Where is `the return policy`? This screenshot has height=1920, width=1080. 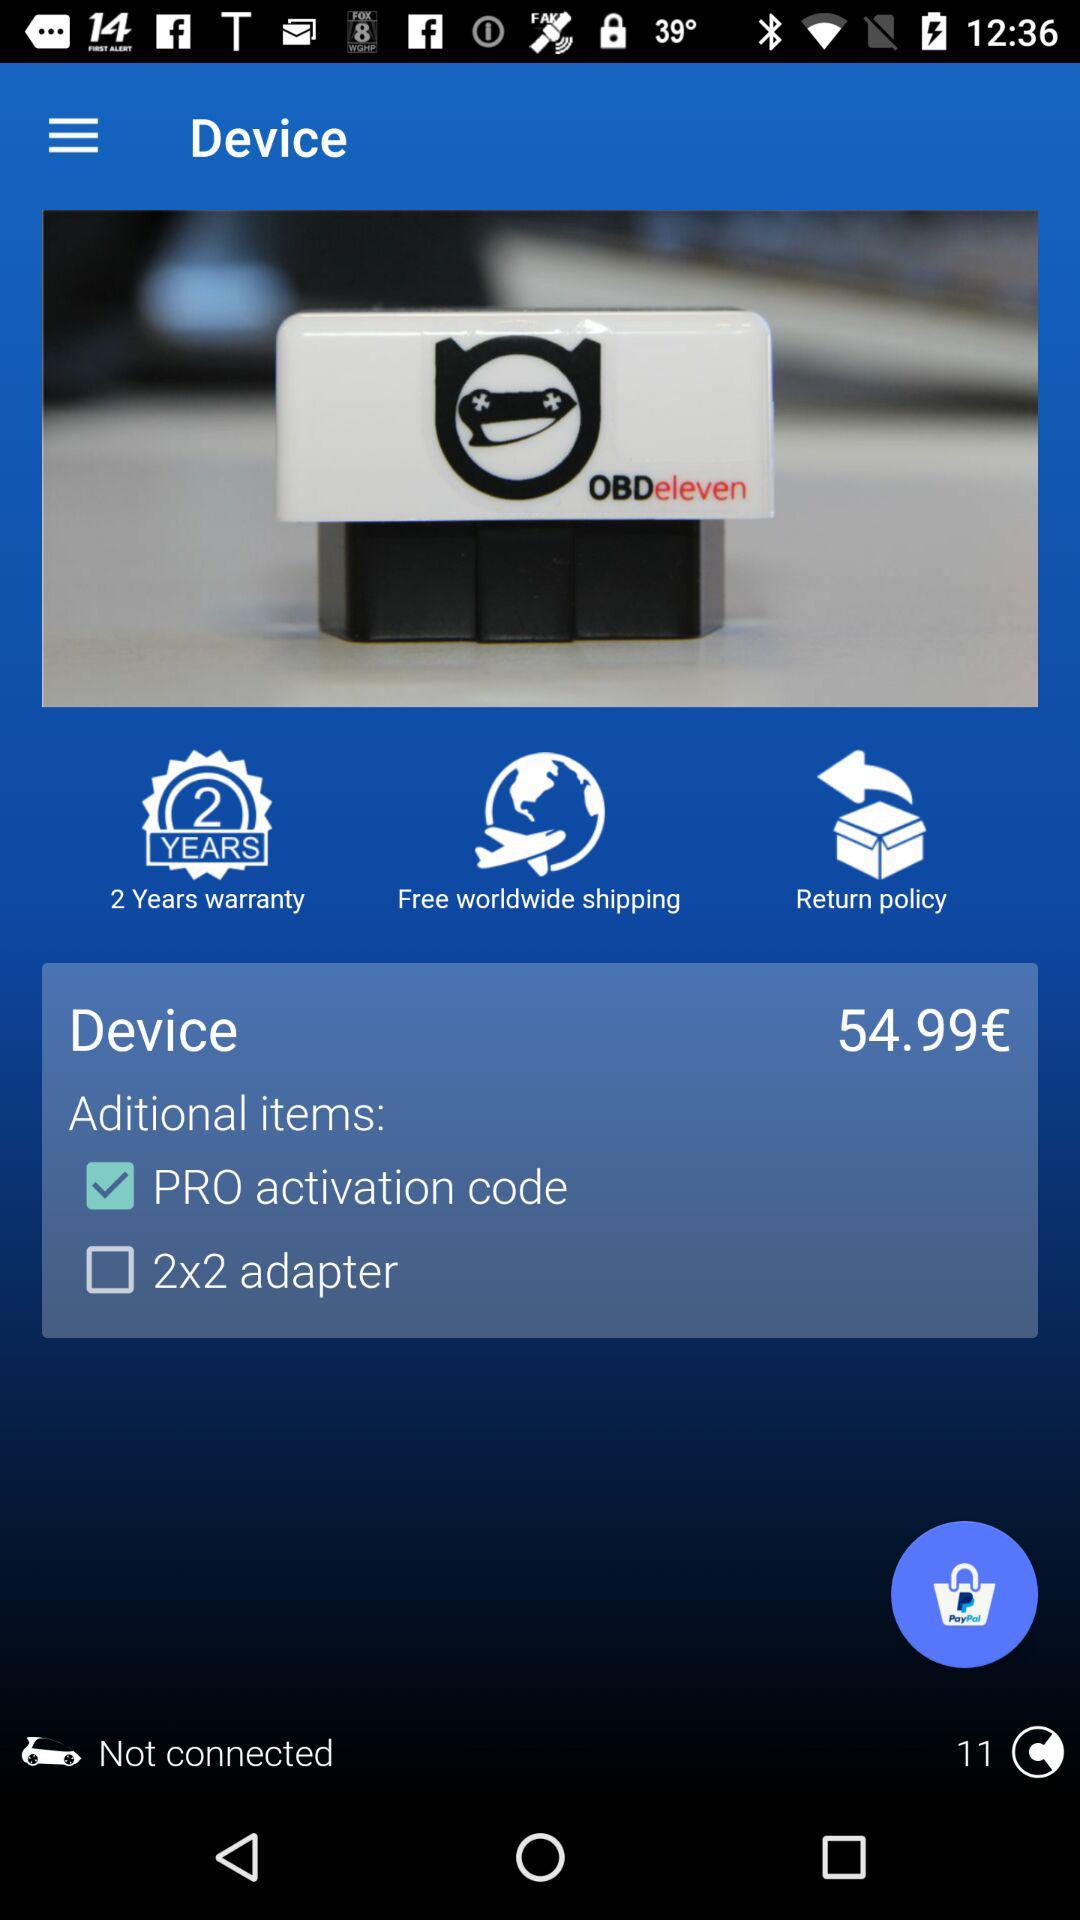 the return policy is located at coordinates (870, 814).